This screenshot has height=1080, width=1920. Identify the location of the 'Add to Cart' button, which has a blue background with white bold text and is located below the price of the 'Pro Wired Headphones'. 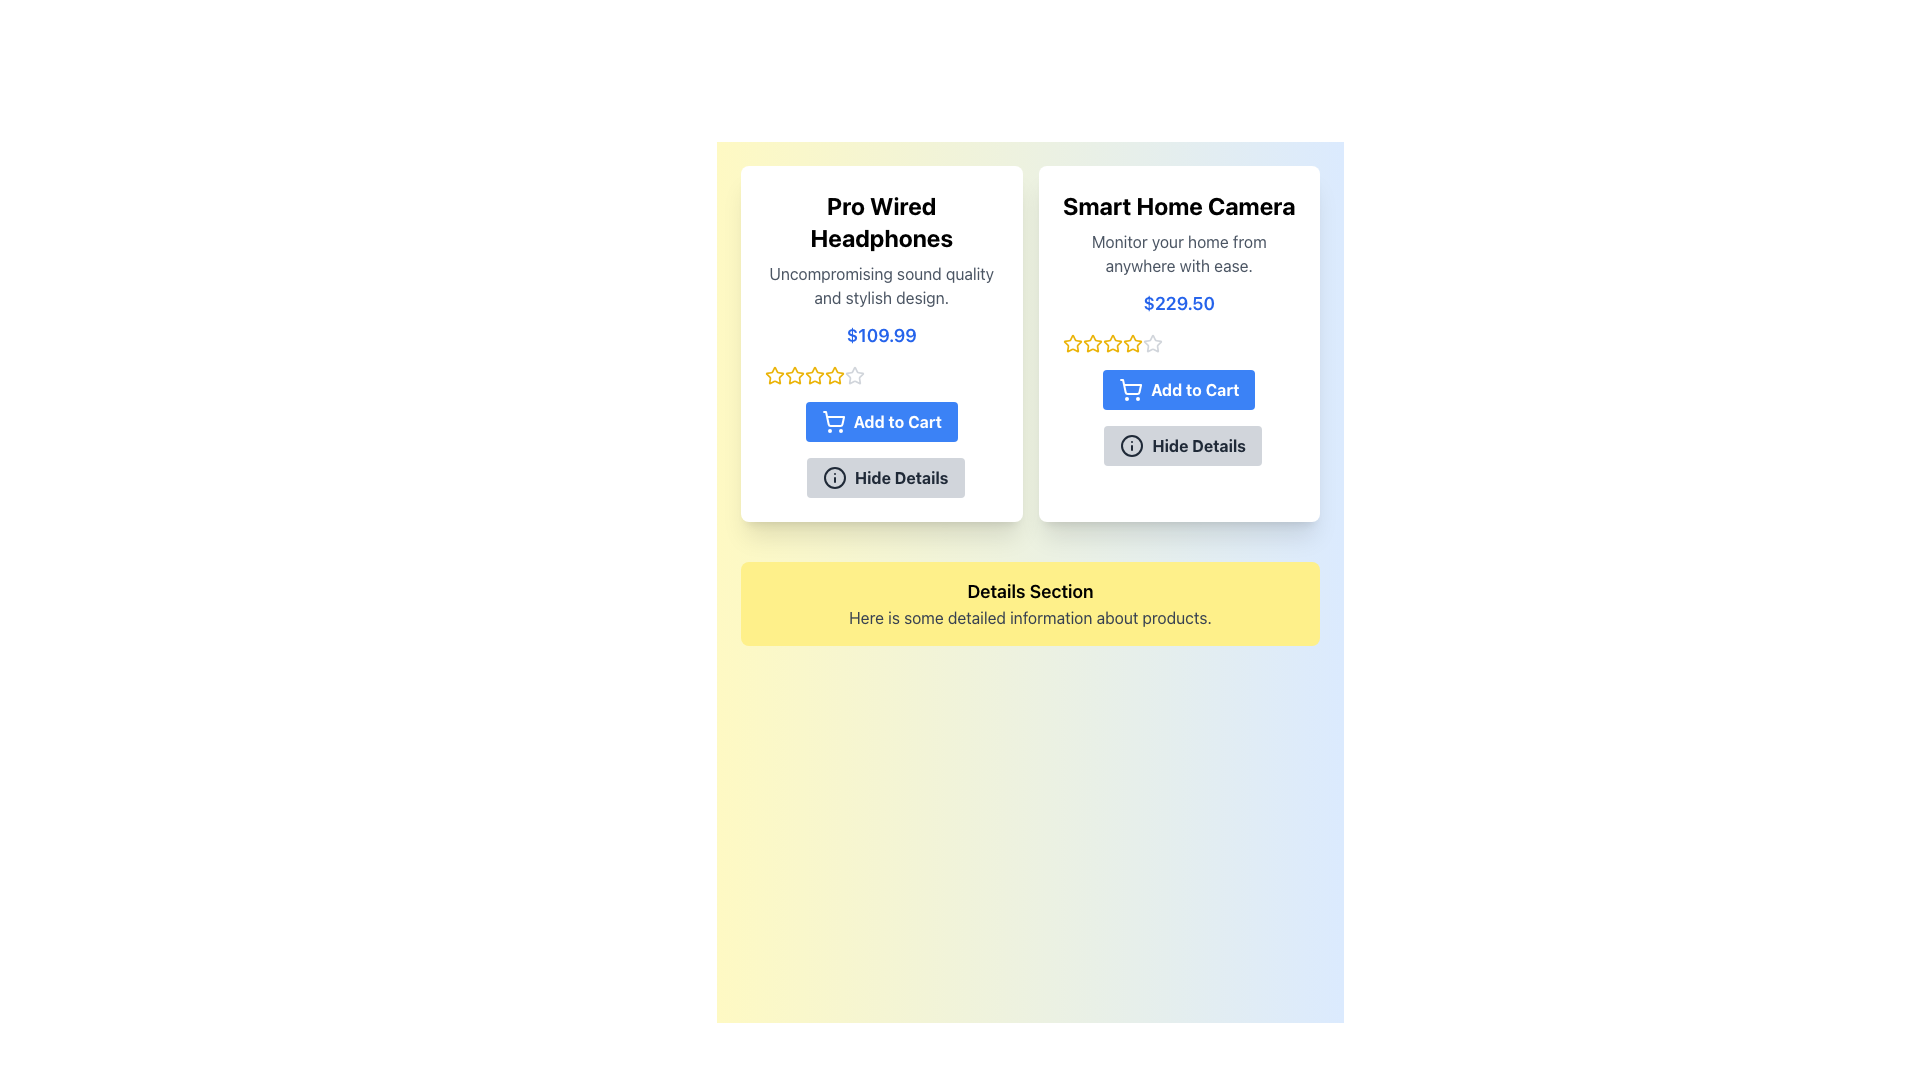
(880, 420).